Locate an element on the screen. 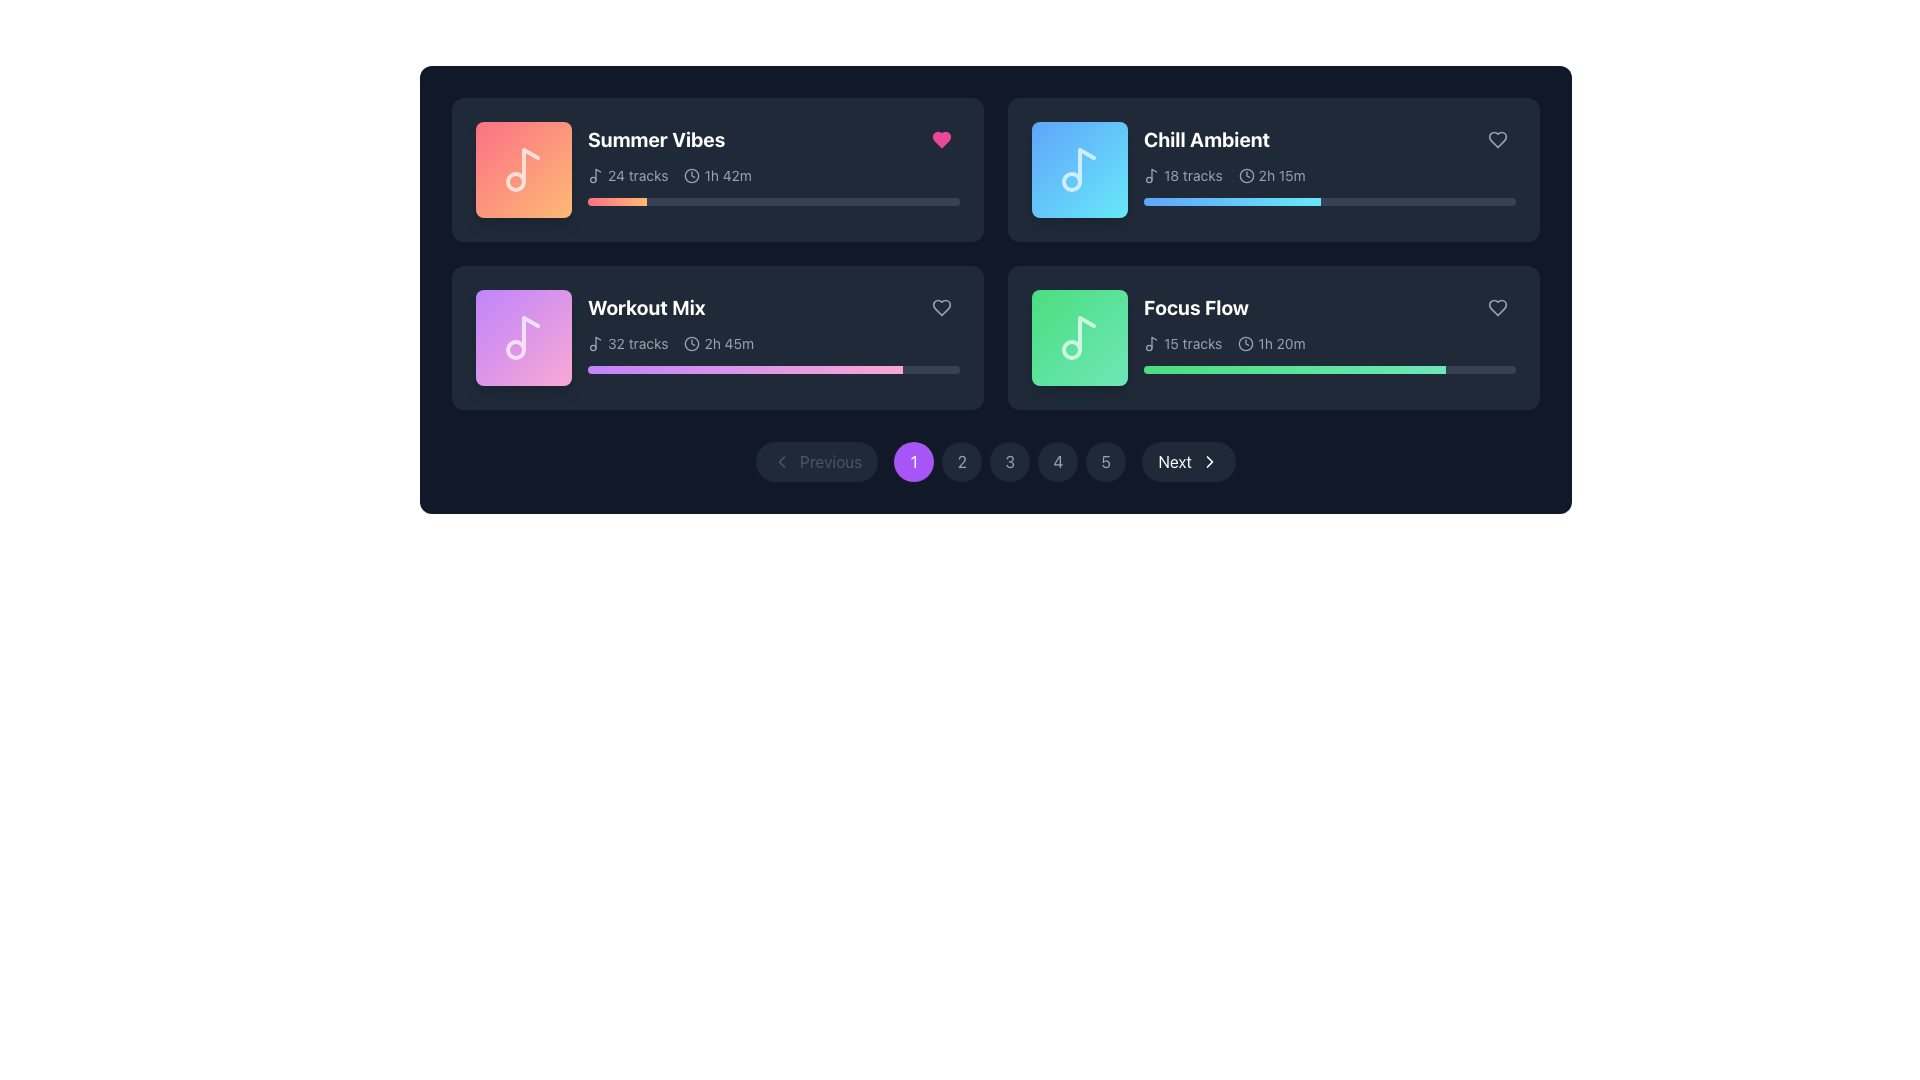 The height and width of the screenshot is (1080, 1920). the inactive navigation button for the previous page located at the bottom-center of the interface, which is grayed-out and positioned first in the pagination control bar is located at coordinates (817, 462).